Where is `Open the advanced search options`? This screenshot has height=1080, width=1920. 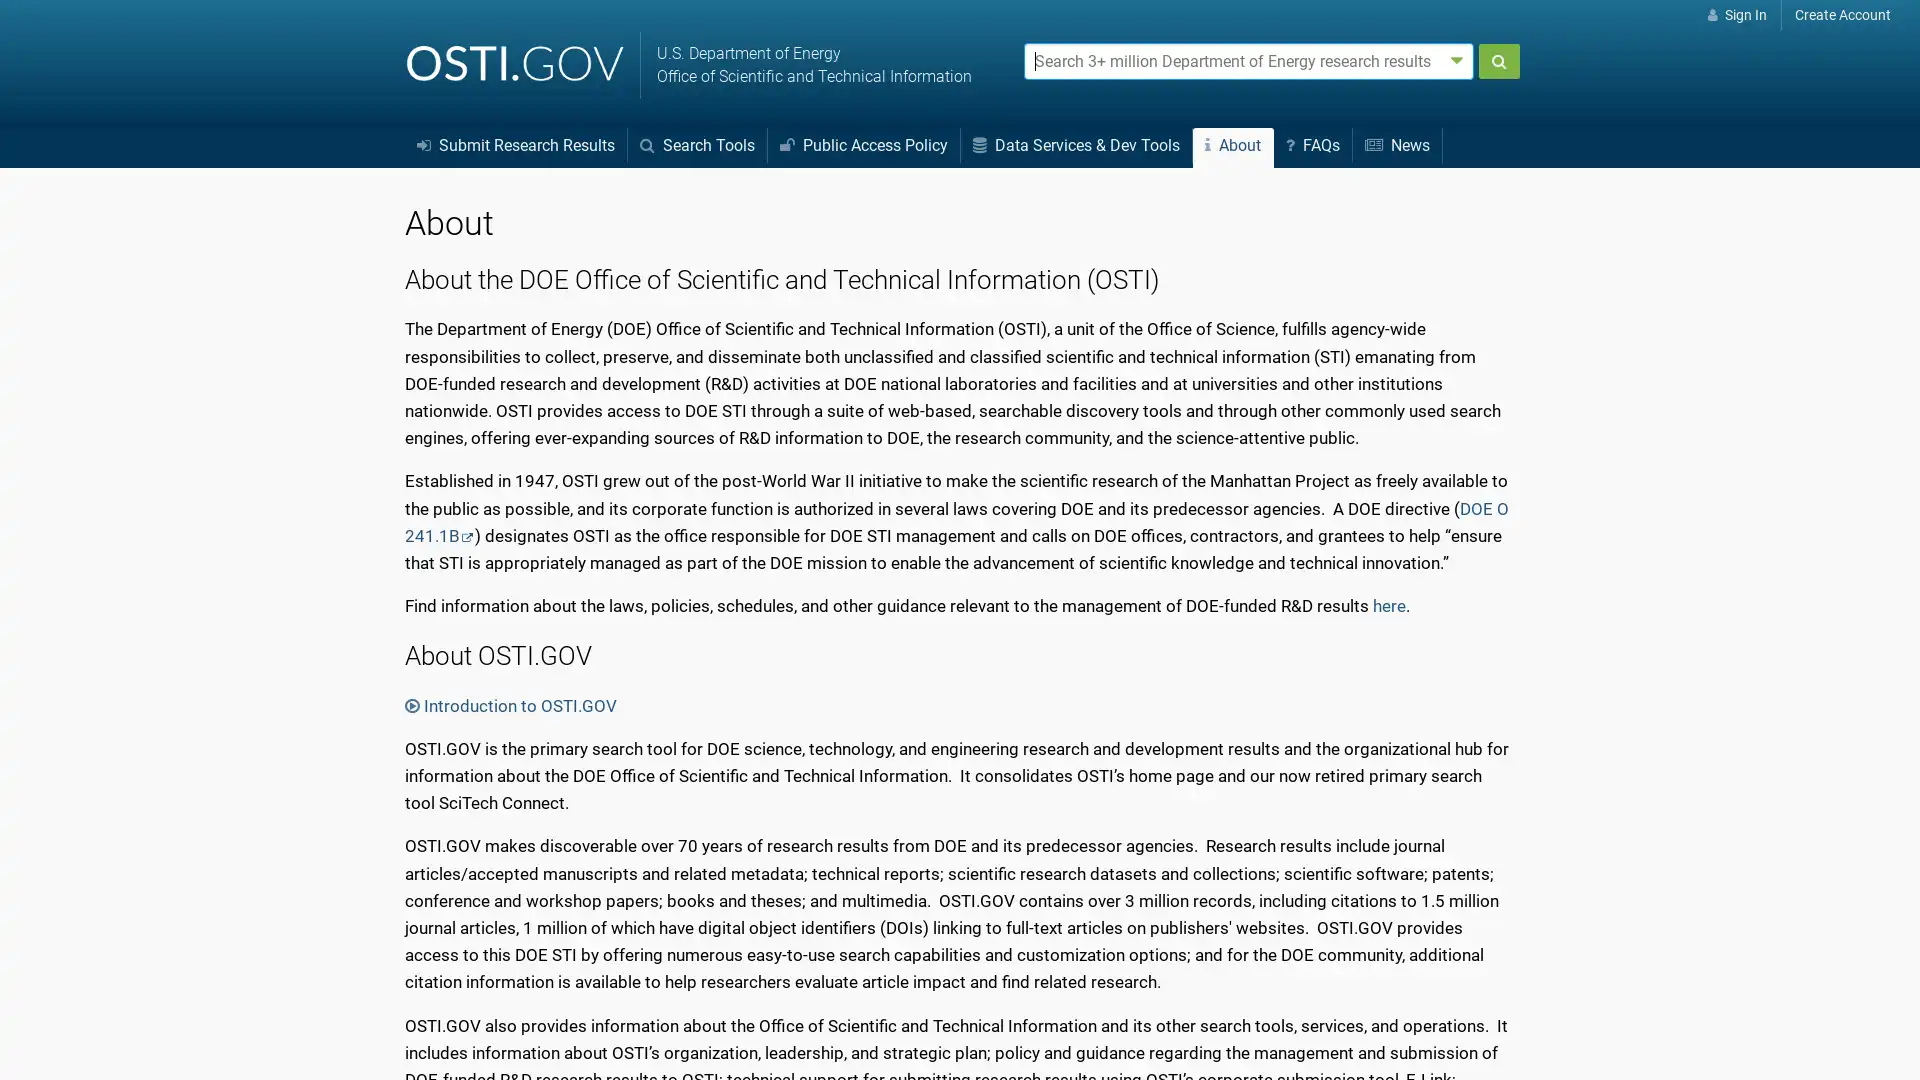 Open the advanced search options is located at coordinates (1457, 59).